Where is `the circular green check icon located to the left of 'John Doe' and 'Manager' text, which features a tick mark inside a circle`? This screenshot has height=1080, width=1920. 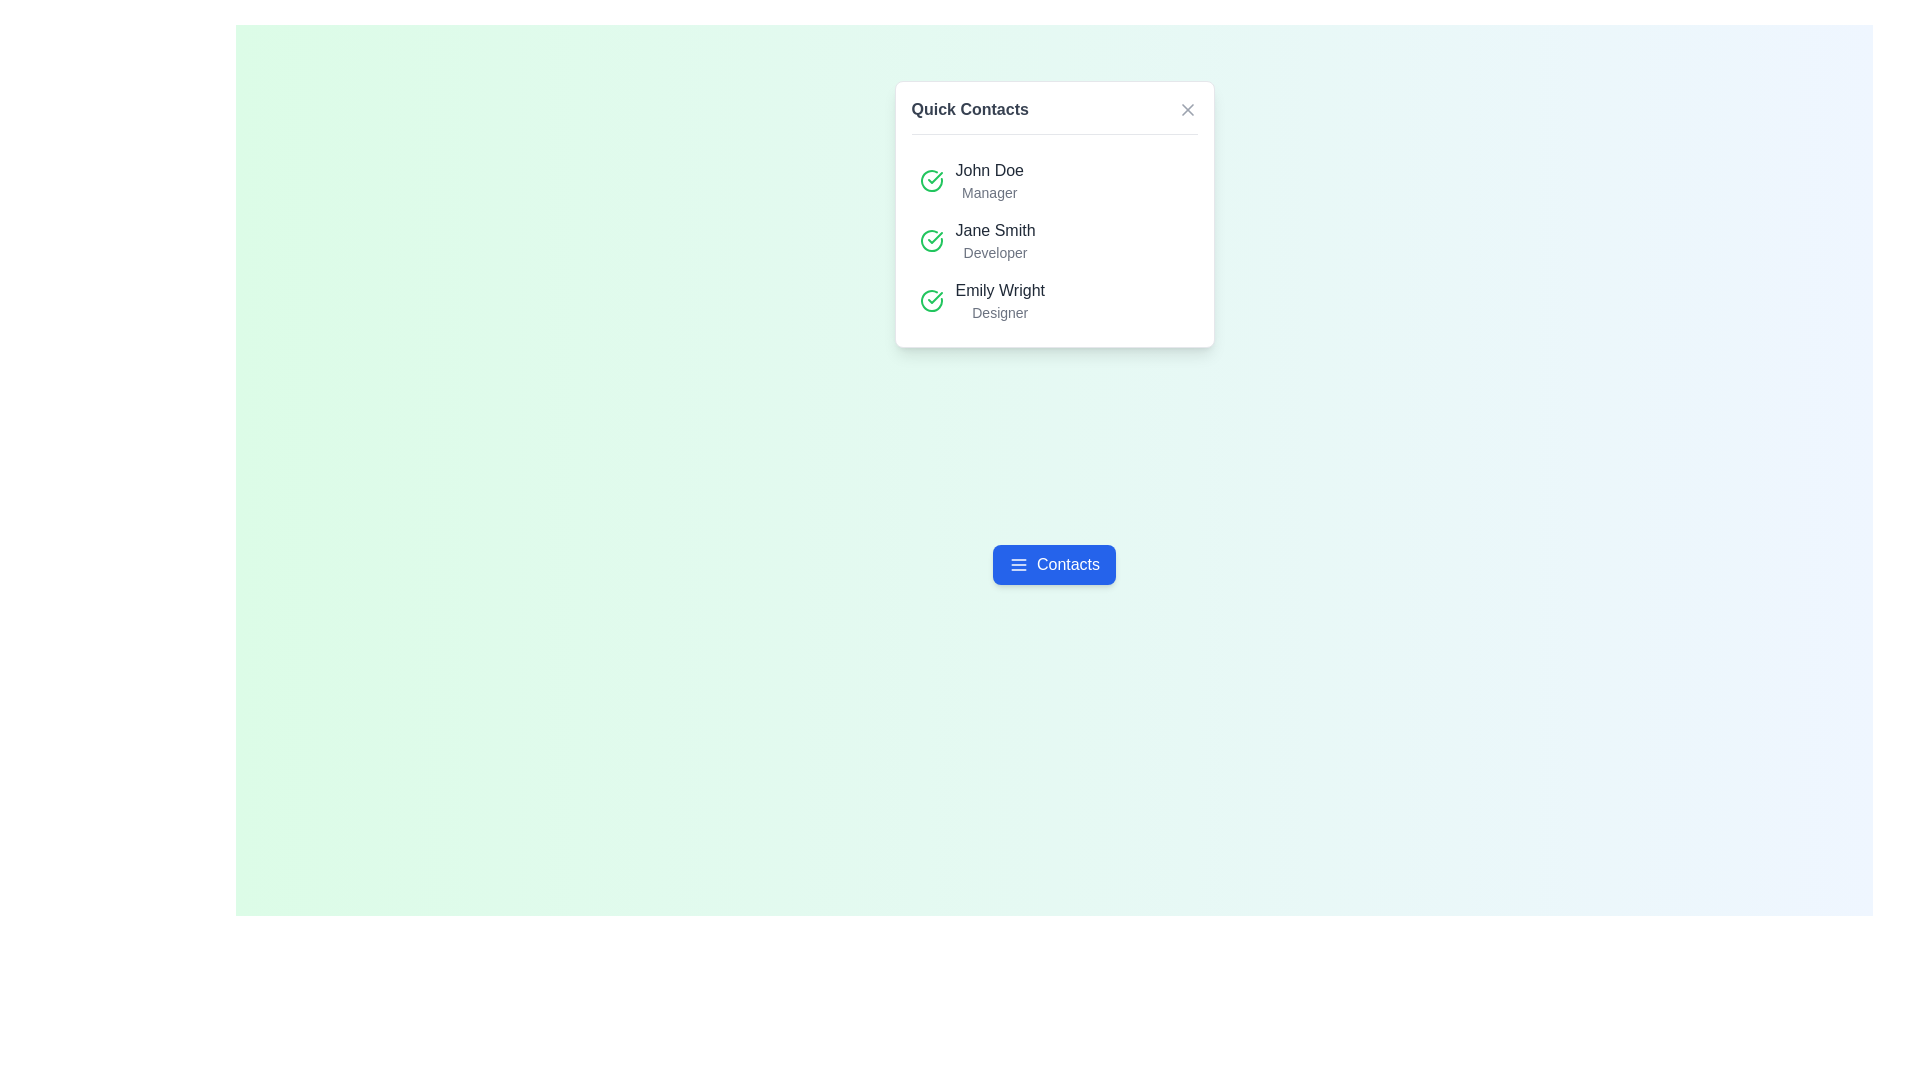
the circular green check icon located to the left of 'John Doe' and 'Manager' text, which features a tick mark inside a circle is located at coordinates (930, 181).